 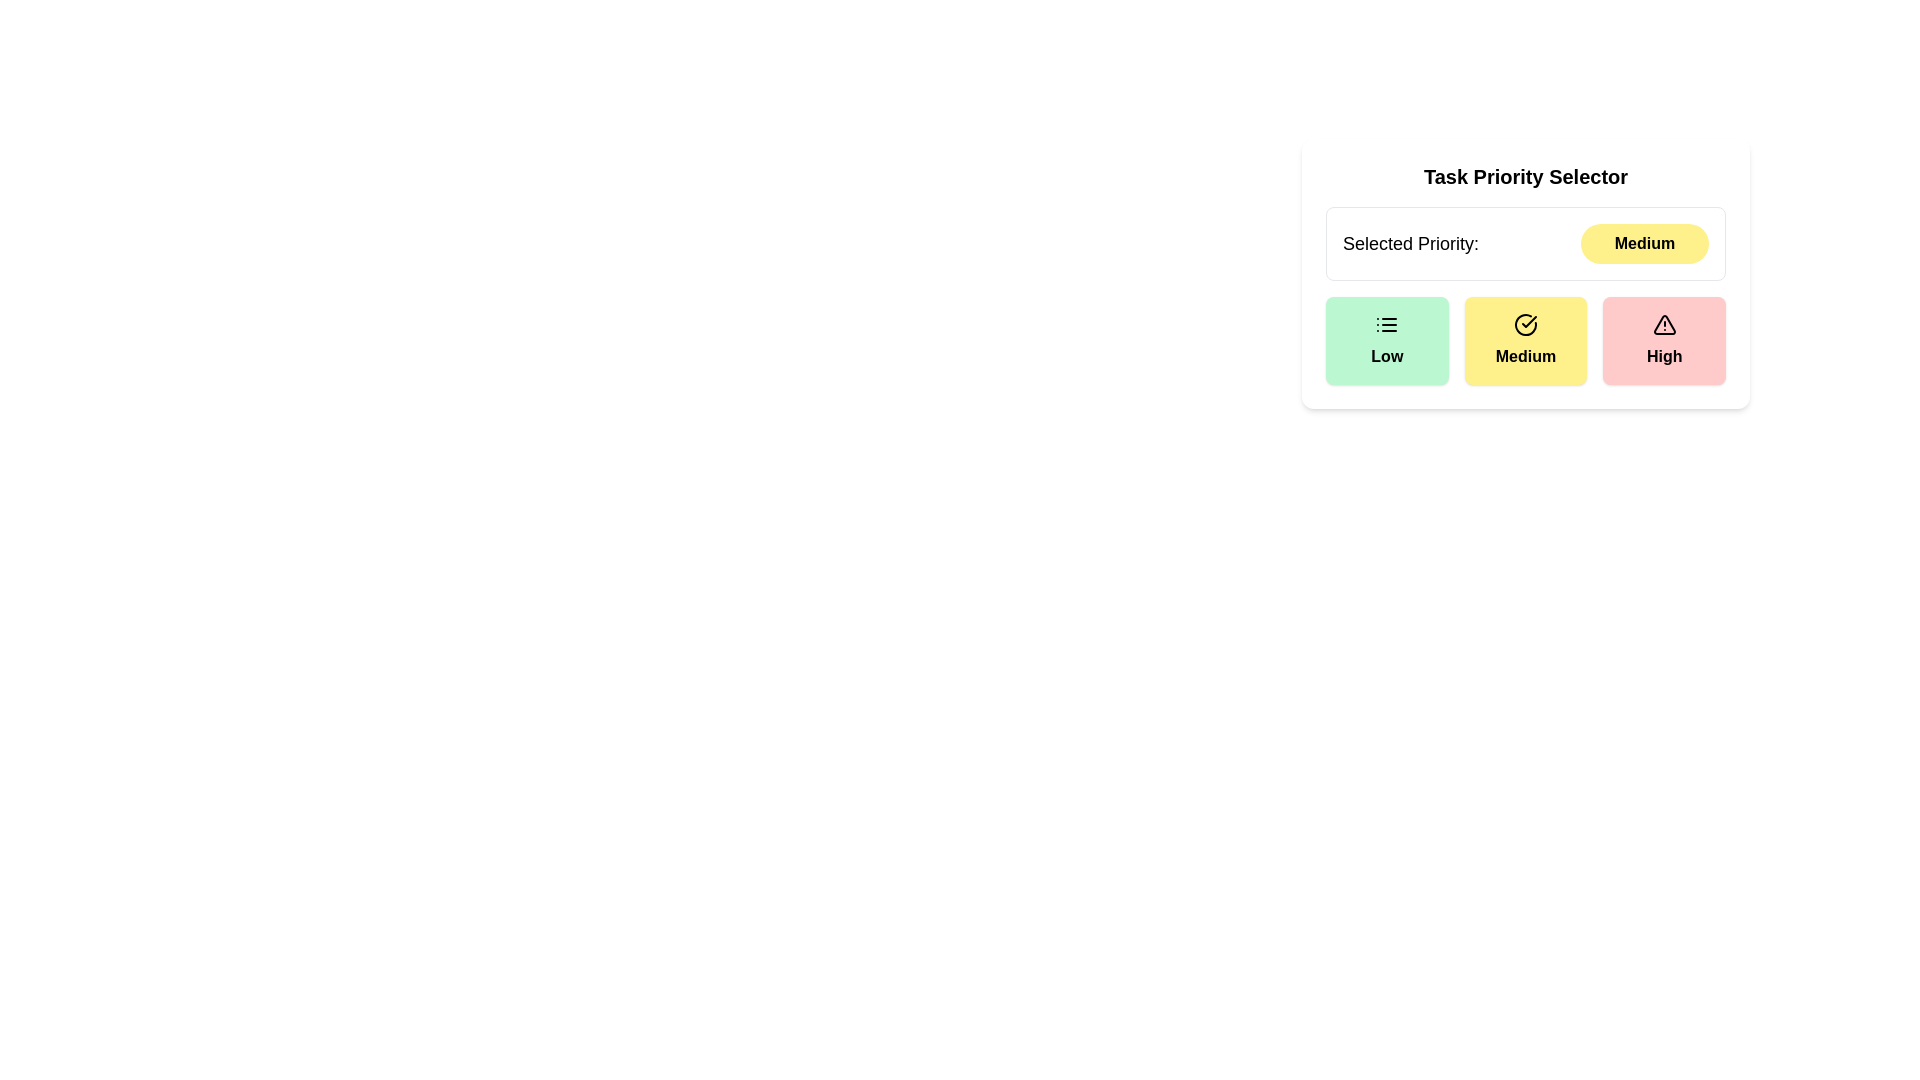 What do you see at coordinates (1525, 339) in the screenshot?
I see `the priority level Medium by clicking on the corresponding button` at bounding box center [1525, 339].